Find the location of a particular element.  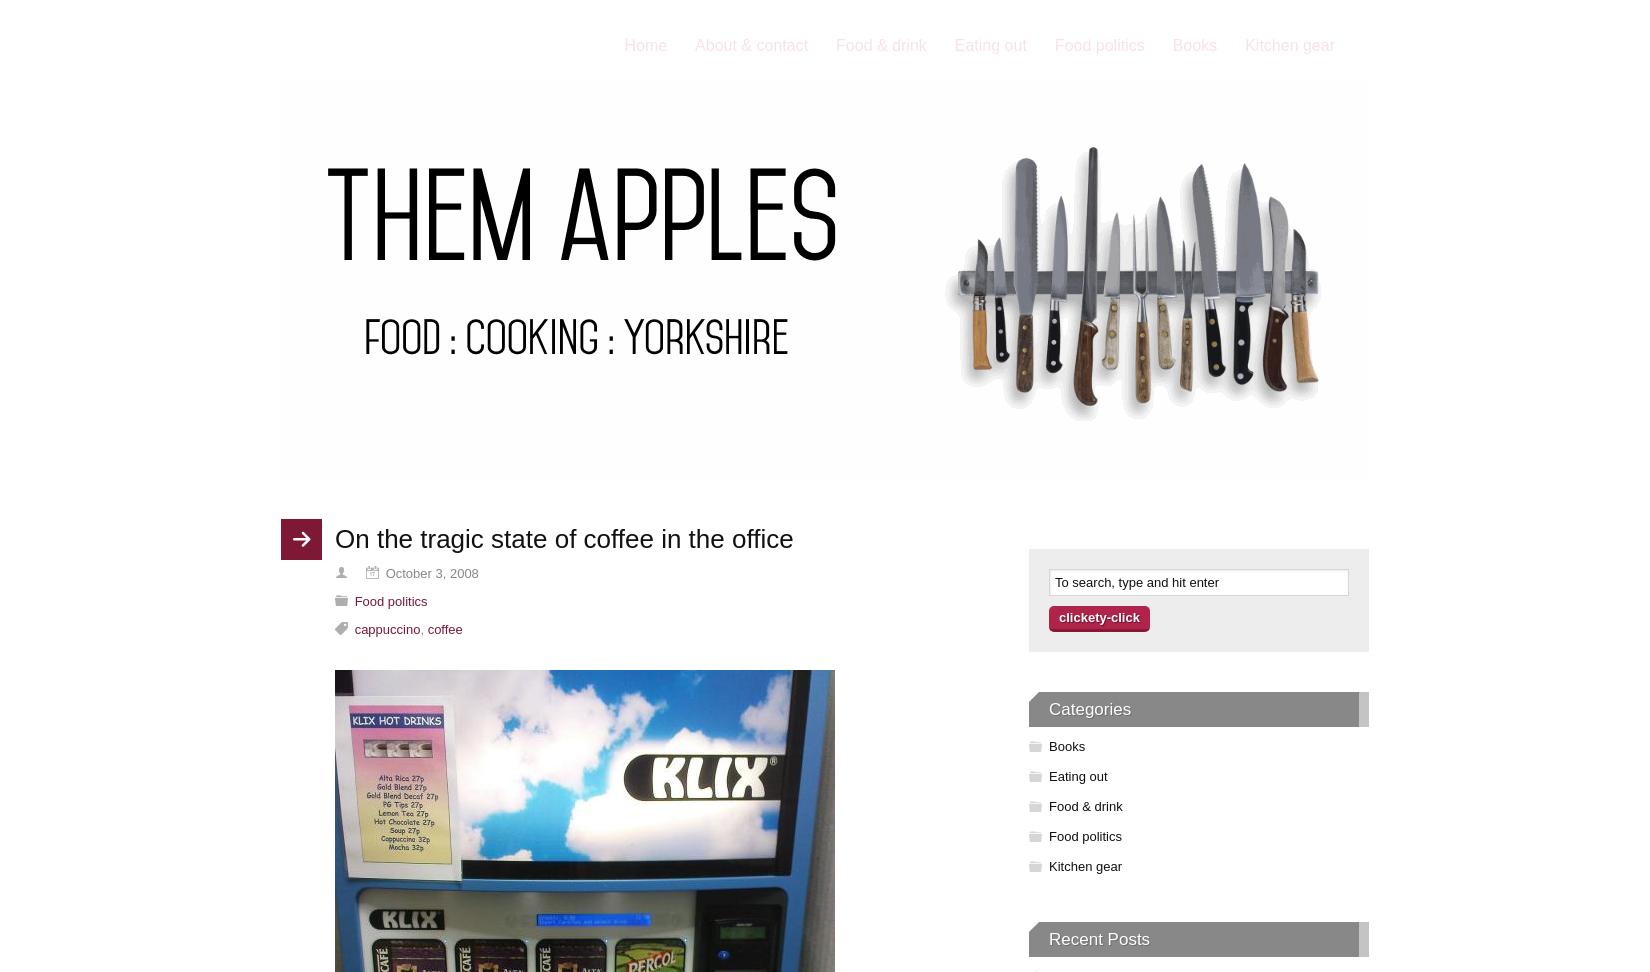

'About & contact' is located at coordinates (750, 45).